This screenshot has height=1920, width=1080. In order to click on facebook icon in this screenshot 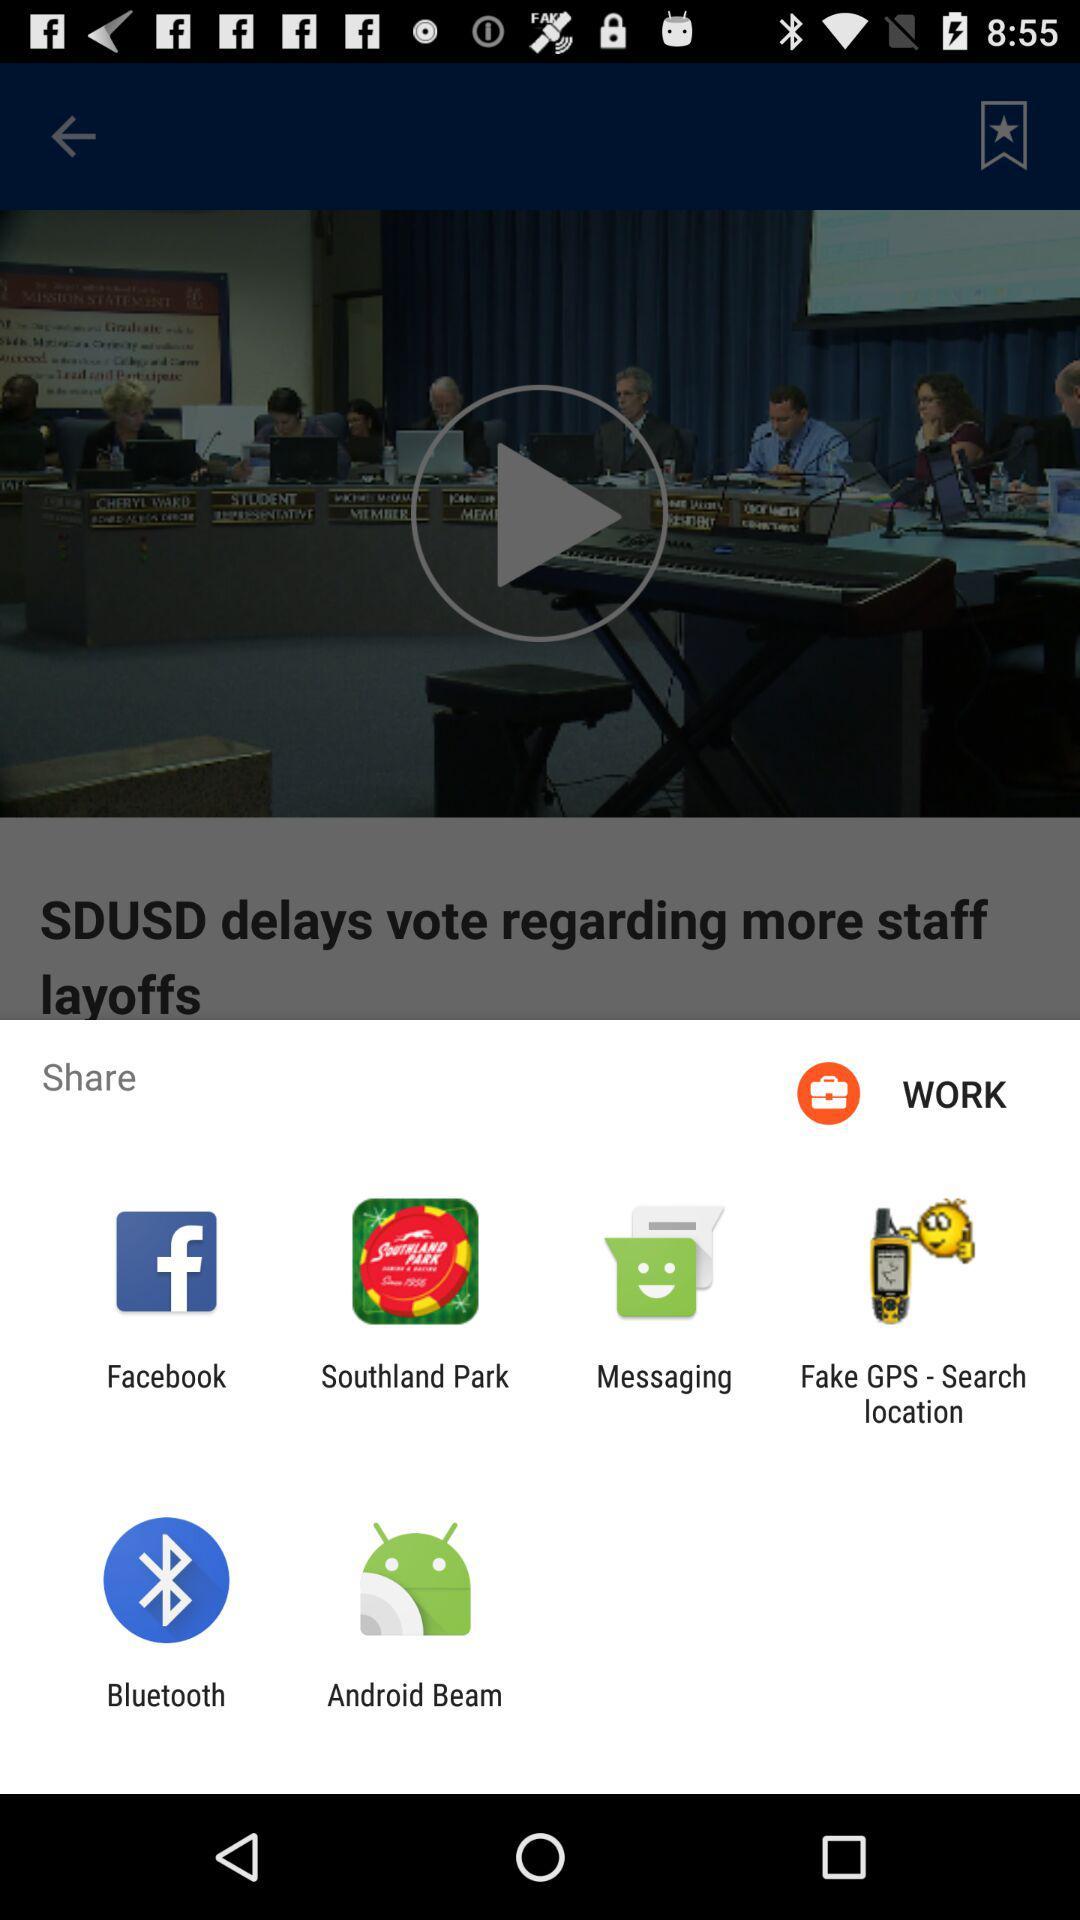, I will do `click(165, 1392)`.